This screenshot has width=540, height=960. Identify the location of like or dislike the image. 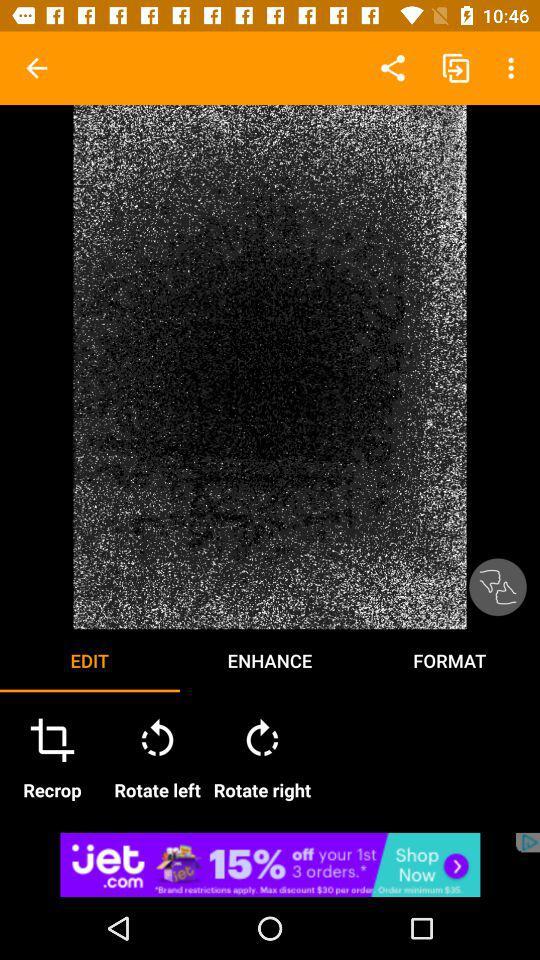
(496, 587).